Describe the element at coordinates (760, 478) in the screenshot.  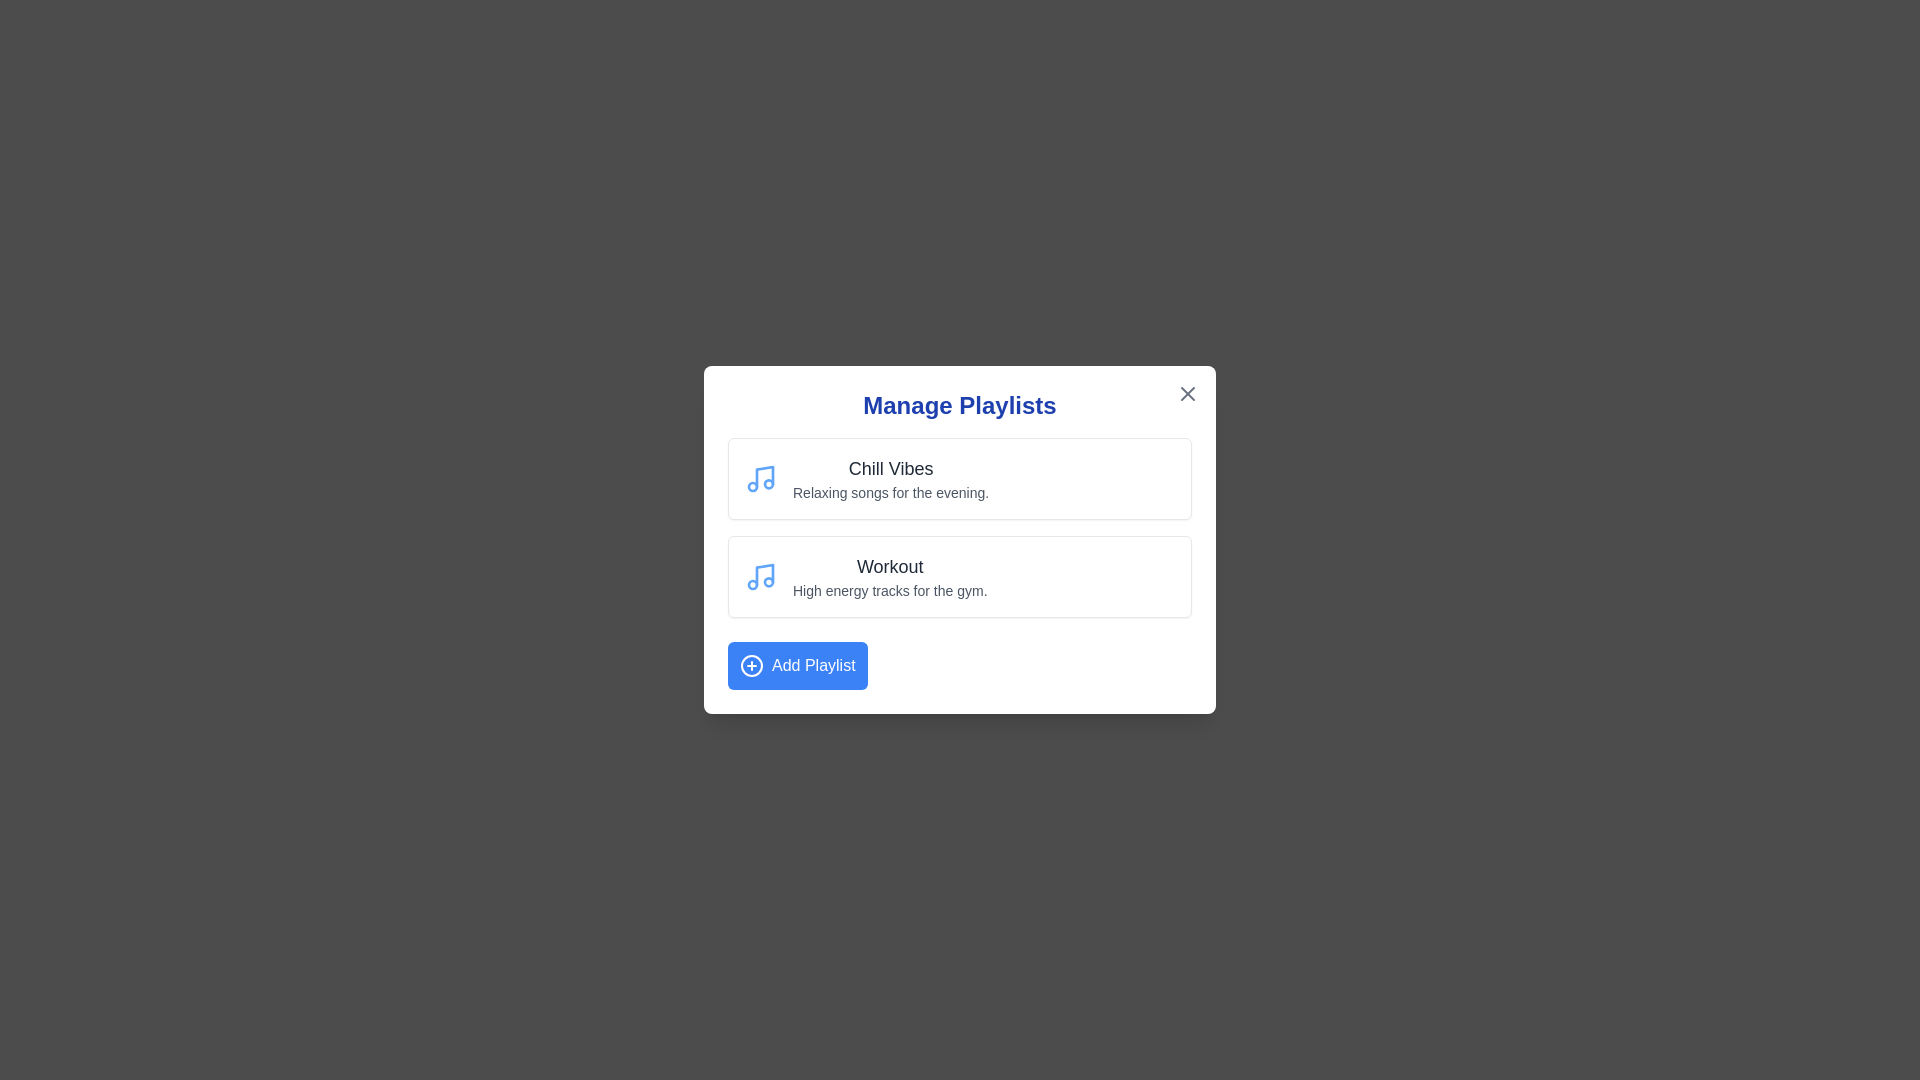
I see `the playlist entry icon for 'Chill Vibes', which is positioned to the left of the title in the first playlist entry card` at that location.